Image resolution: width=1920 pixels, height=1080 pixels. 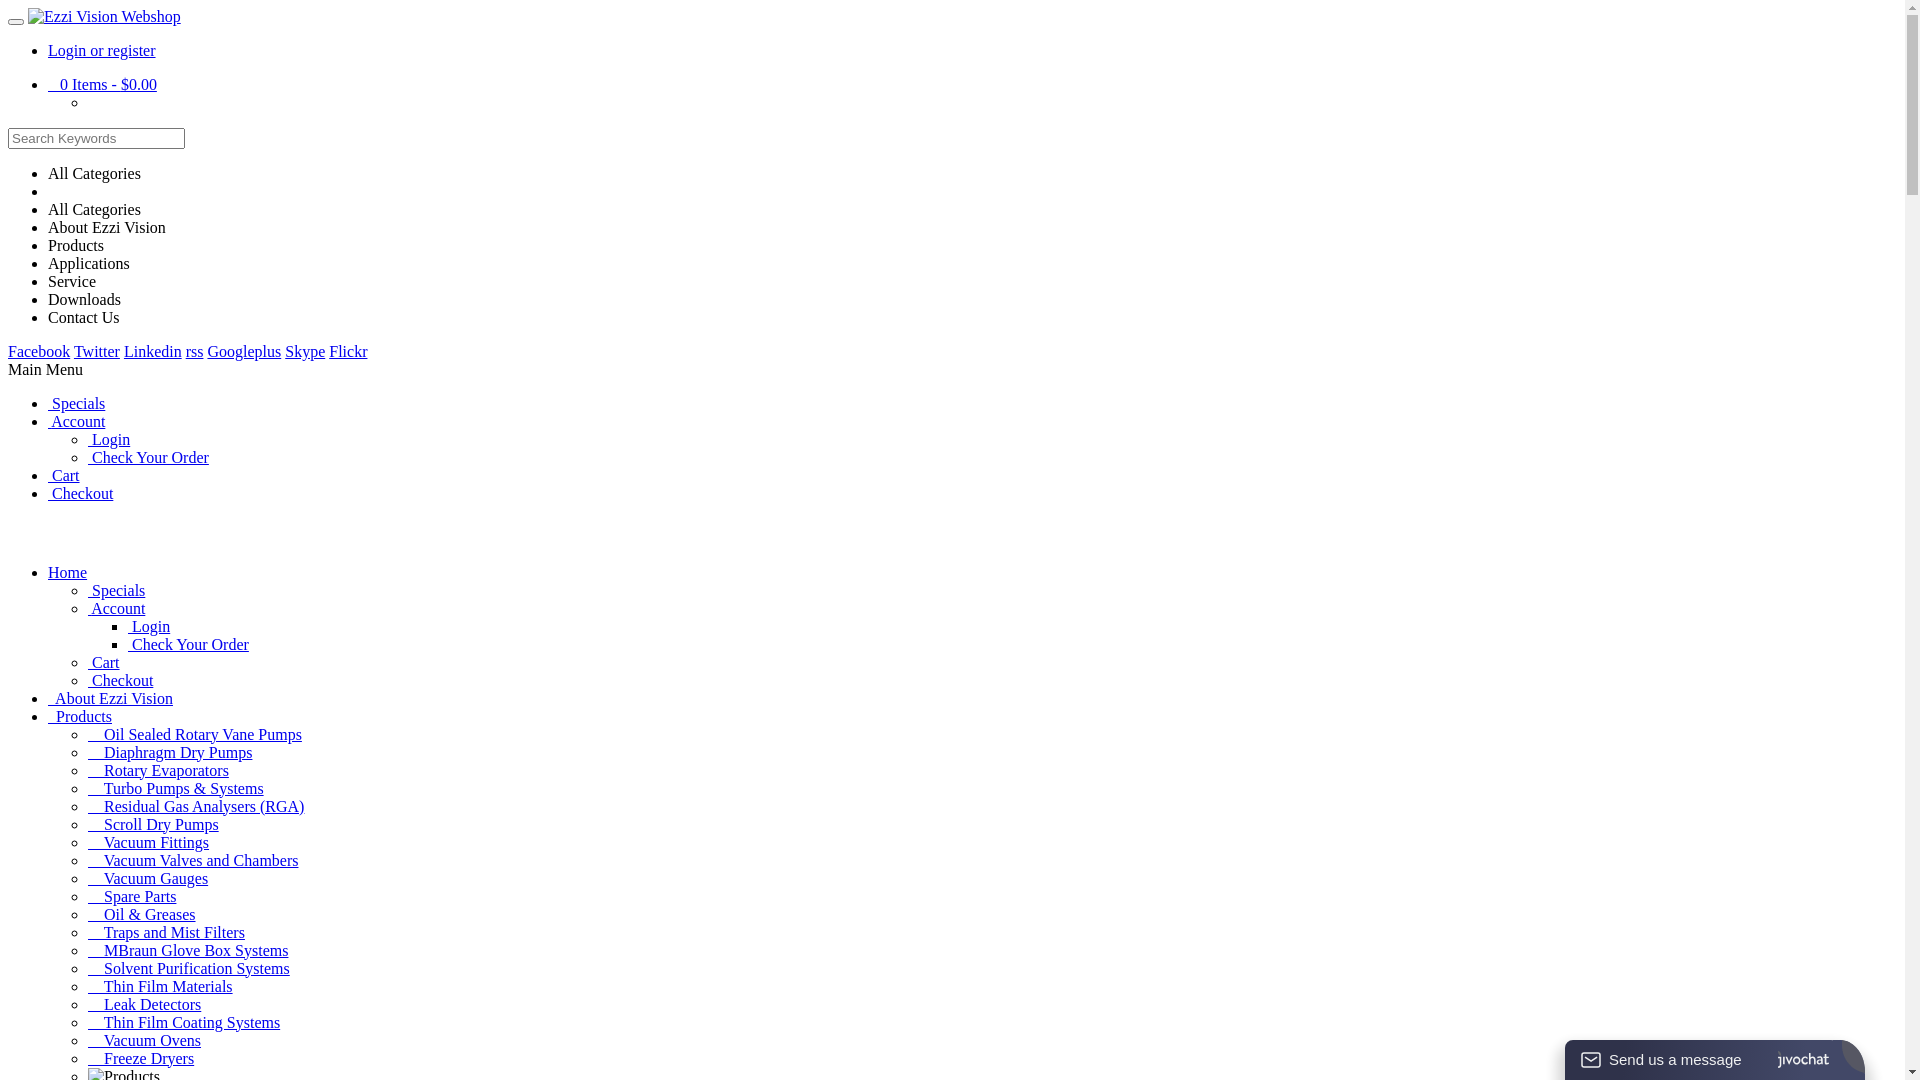 What do you see at coordinates (88, 262) in the screenshot?
I see `'Applications'` at bounding box center [88, 262].